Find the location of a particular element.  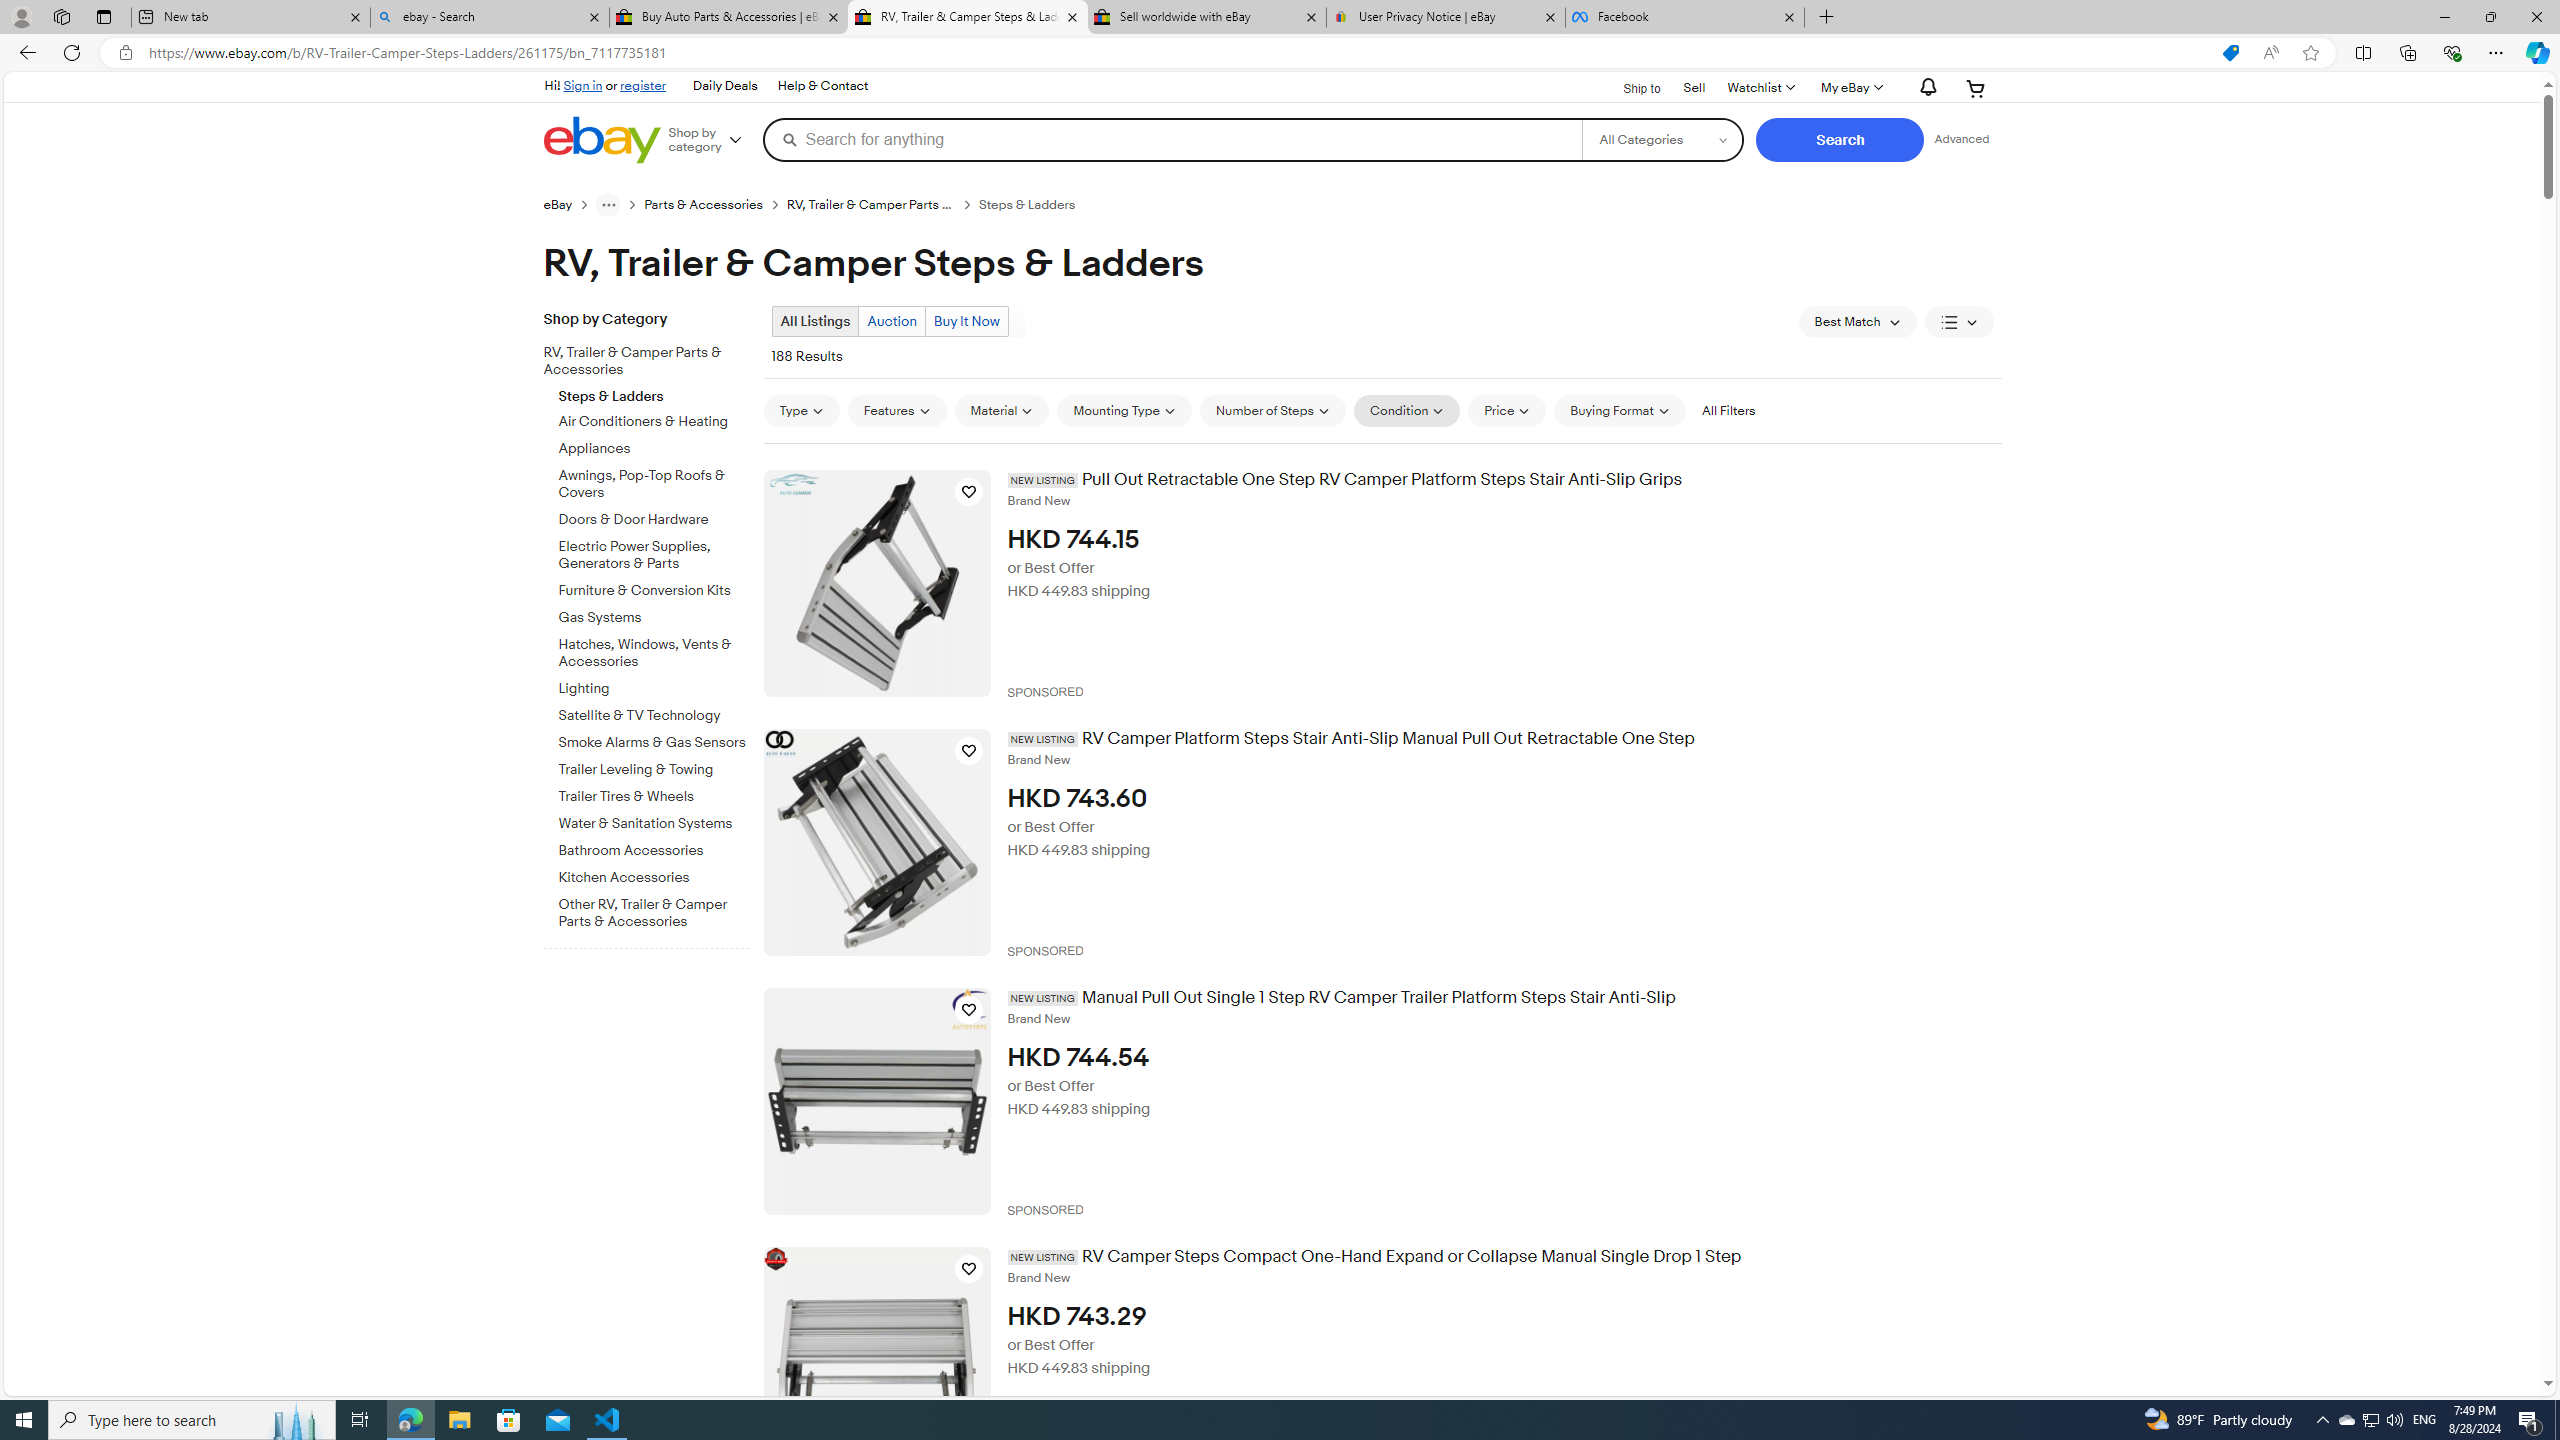

'Type' is located at coordinates (800, 410).